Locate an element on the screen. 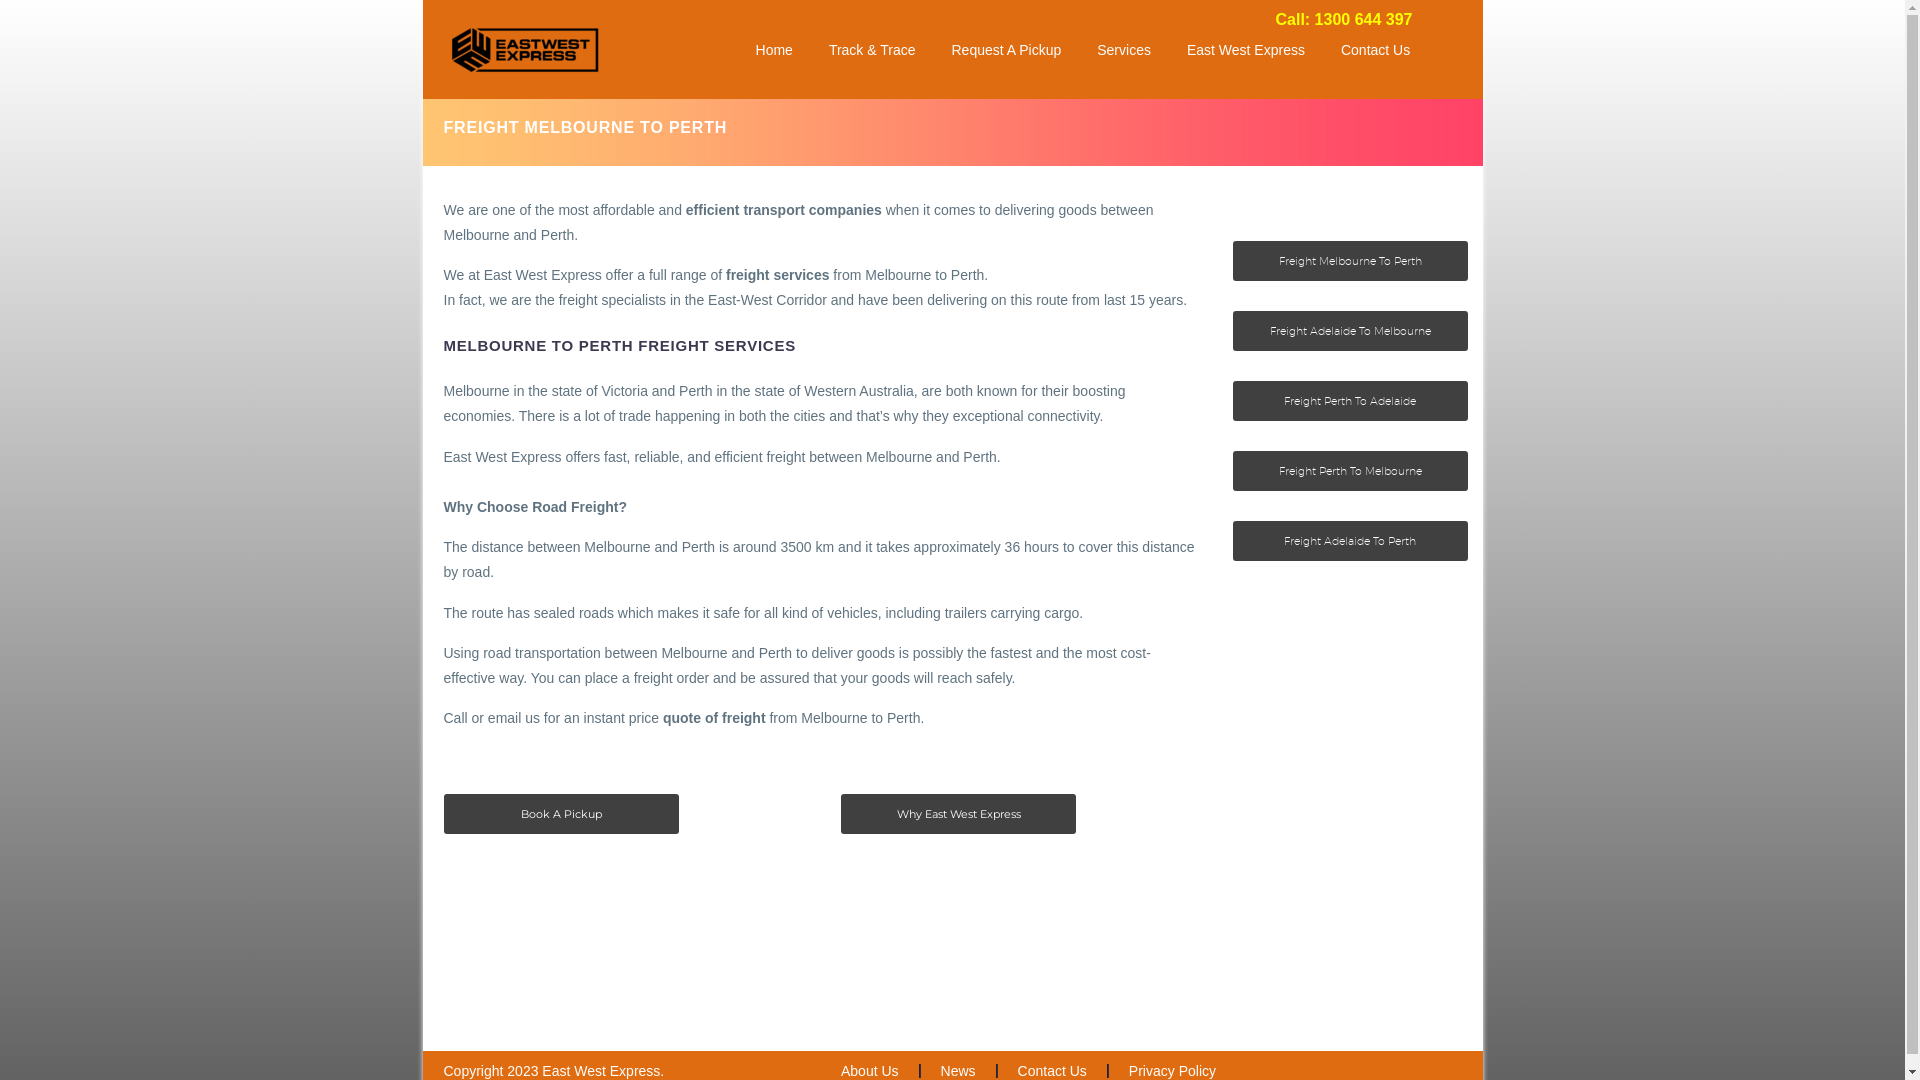 Image resolution: width=1920 pixels, height=1080 pixels. 'Request A Pickup' is located at coordinates (1006, 49).